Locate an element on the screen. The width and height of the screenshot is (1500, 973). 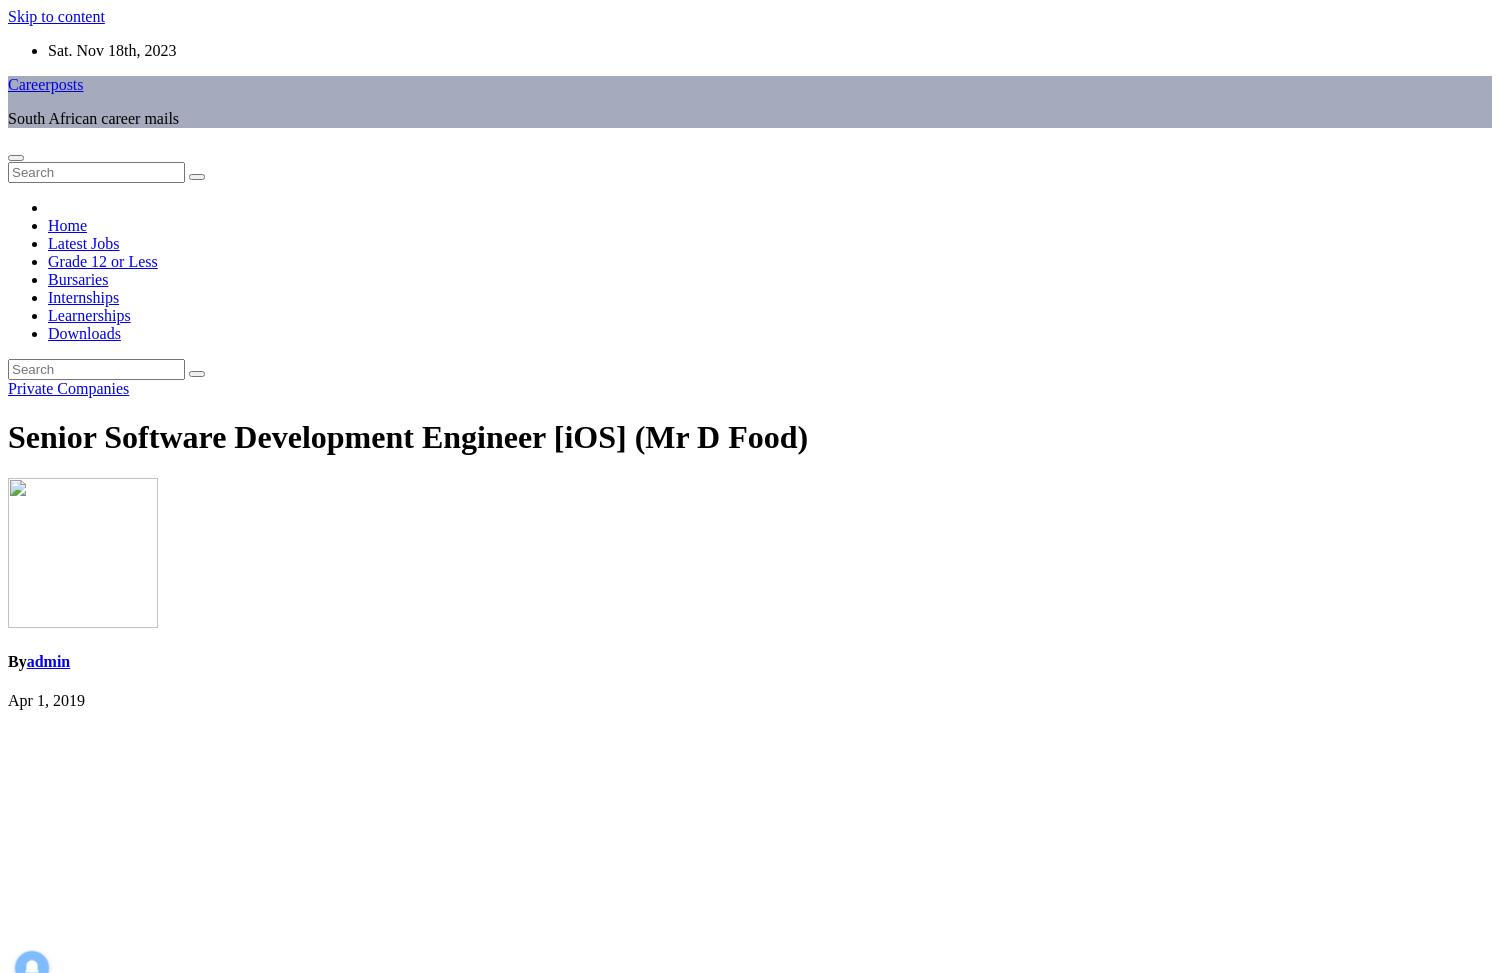
'Sat. Nov 18th, 2023' is located at coordinates (111, 50).